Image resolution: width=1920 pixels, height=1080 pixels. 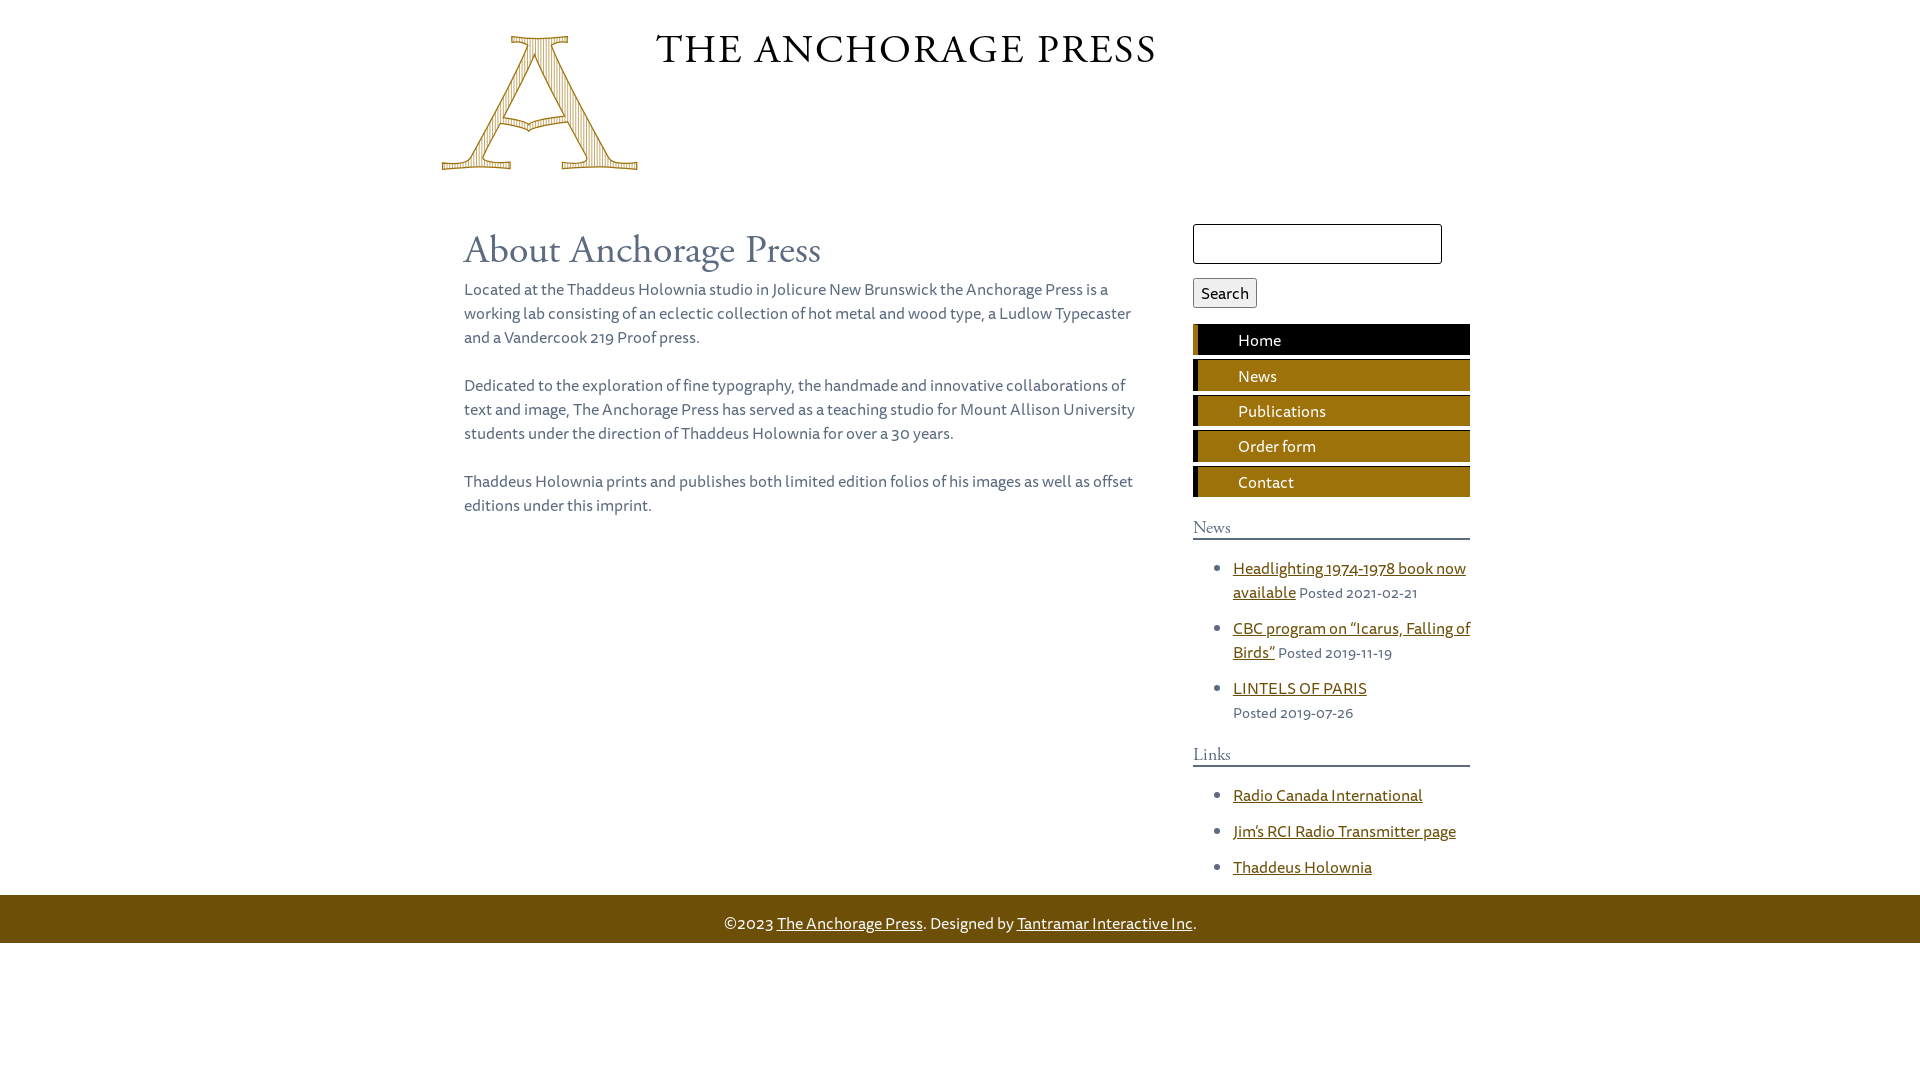 I want to click on 'Headlighting 1974-1978 book now available', so click(x=1349, y=579).